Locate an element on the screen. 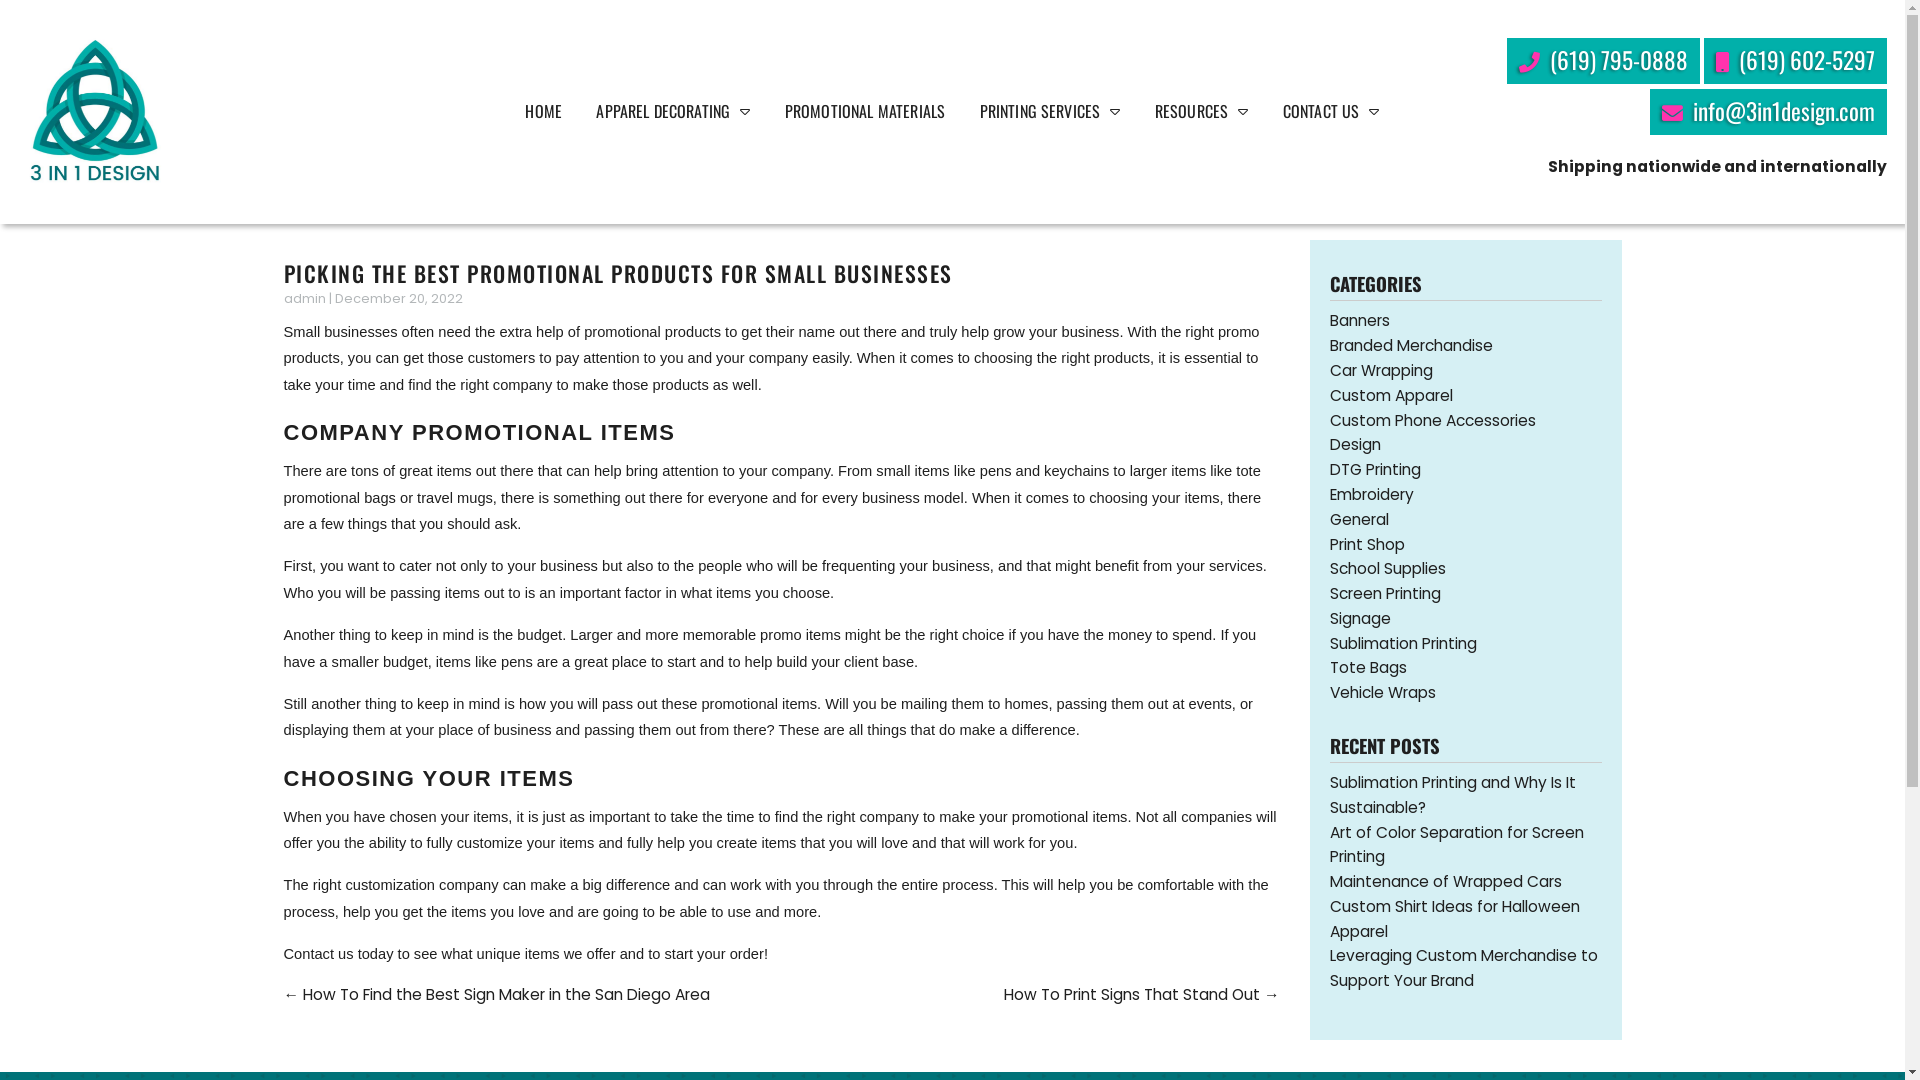 Image resolution: width=1920 pixels, height=1080 pixels. 'RESOURCES' is located at coordinates (1200, 111).